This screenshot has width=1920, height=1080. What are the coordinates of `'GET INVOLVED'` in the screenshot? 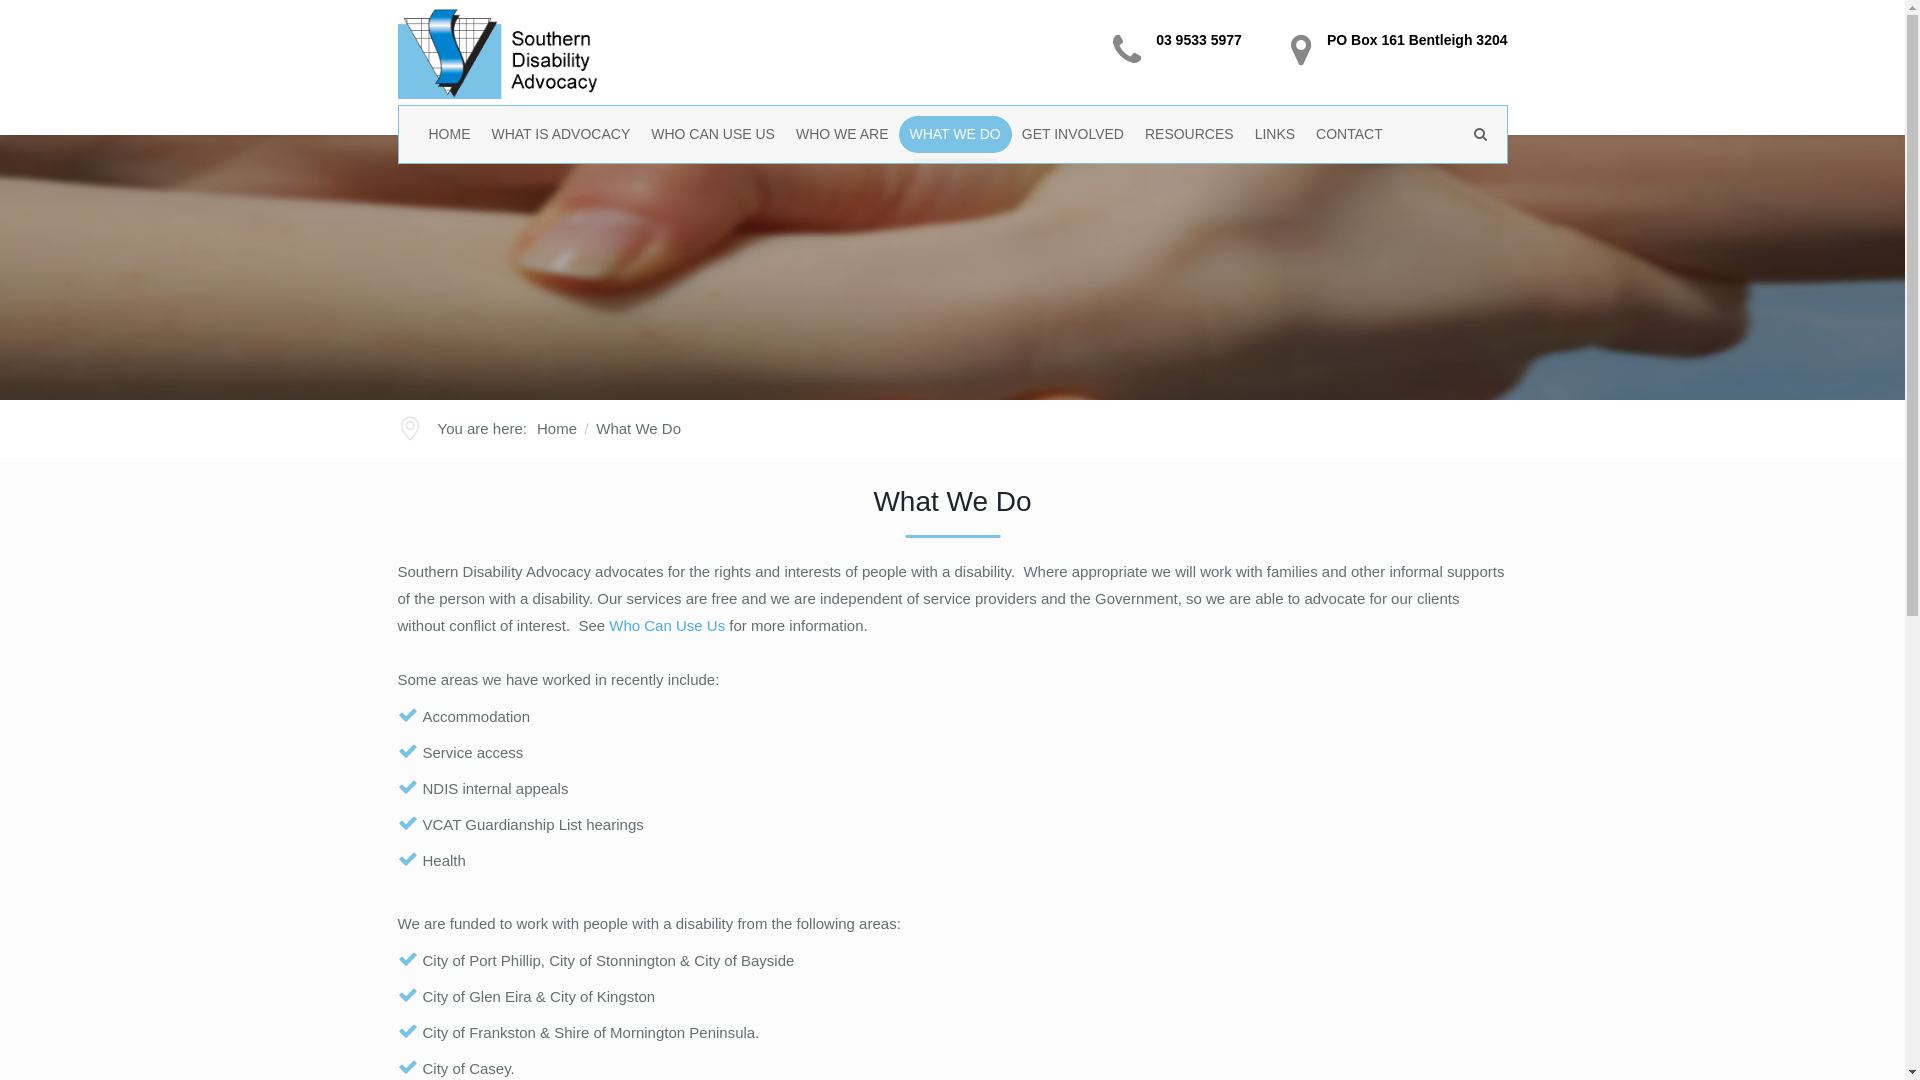 It's located at (1012, 134).